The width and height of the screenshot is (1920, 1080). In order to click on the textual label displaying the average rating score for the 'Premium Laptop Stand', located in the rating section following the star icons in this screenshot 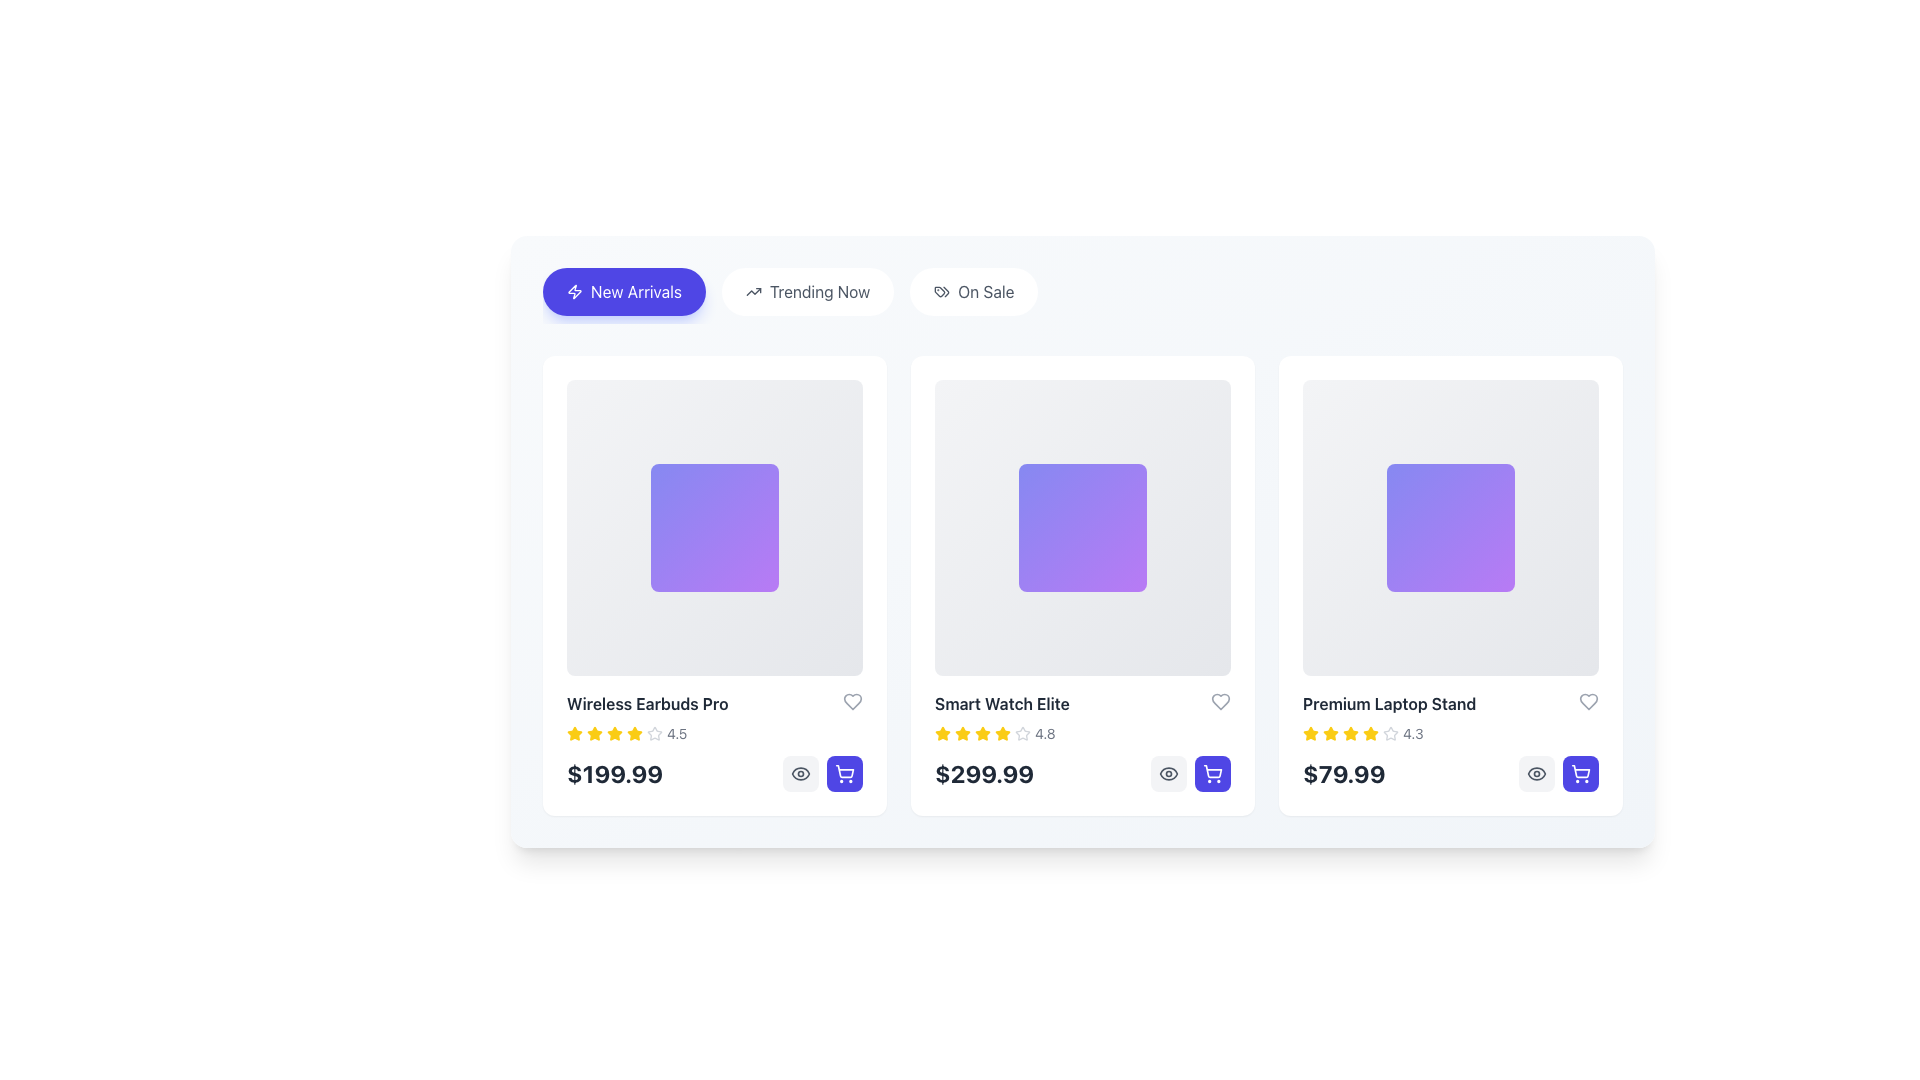, I will do `click(1412, 733)`.